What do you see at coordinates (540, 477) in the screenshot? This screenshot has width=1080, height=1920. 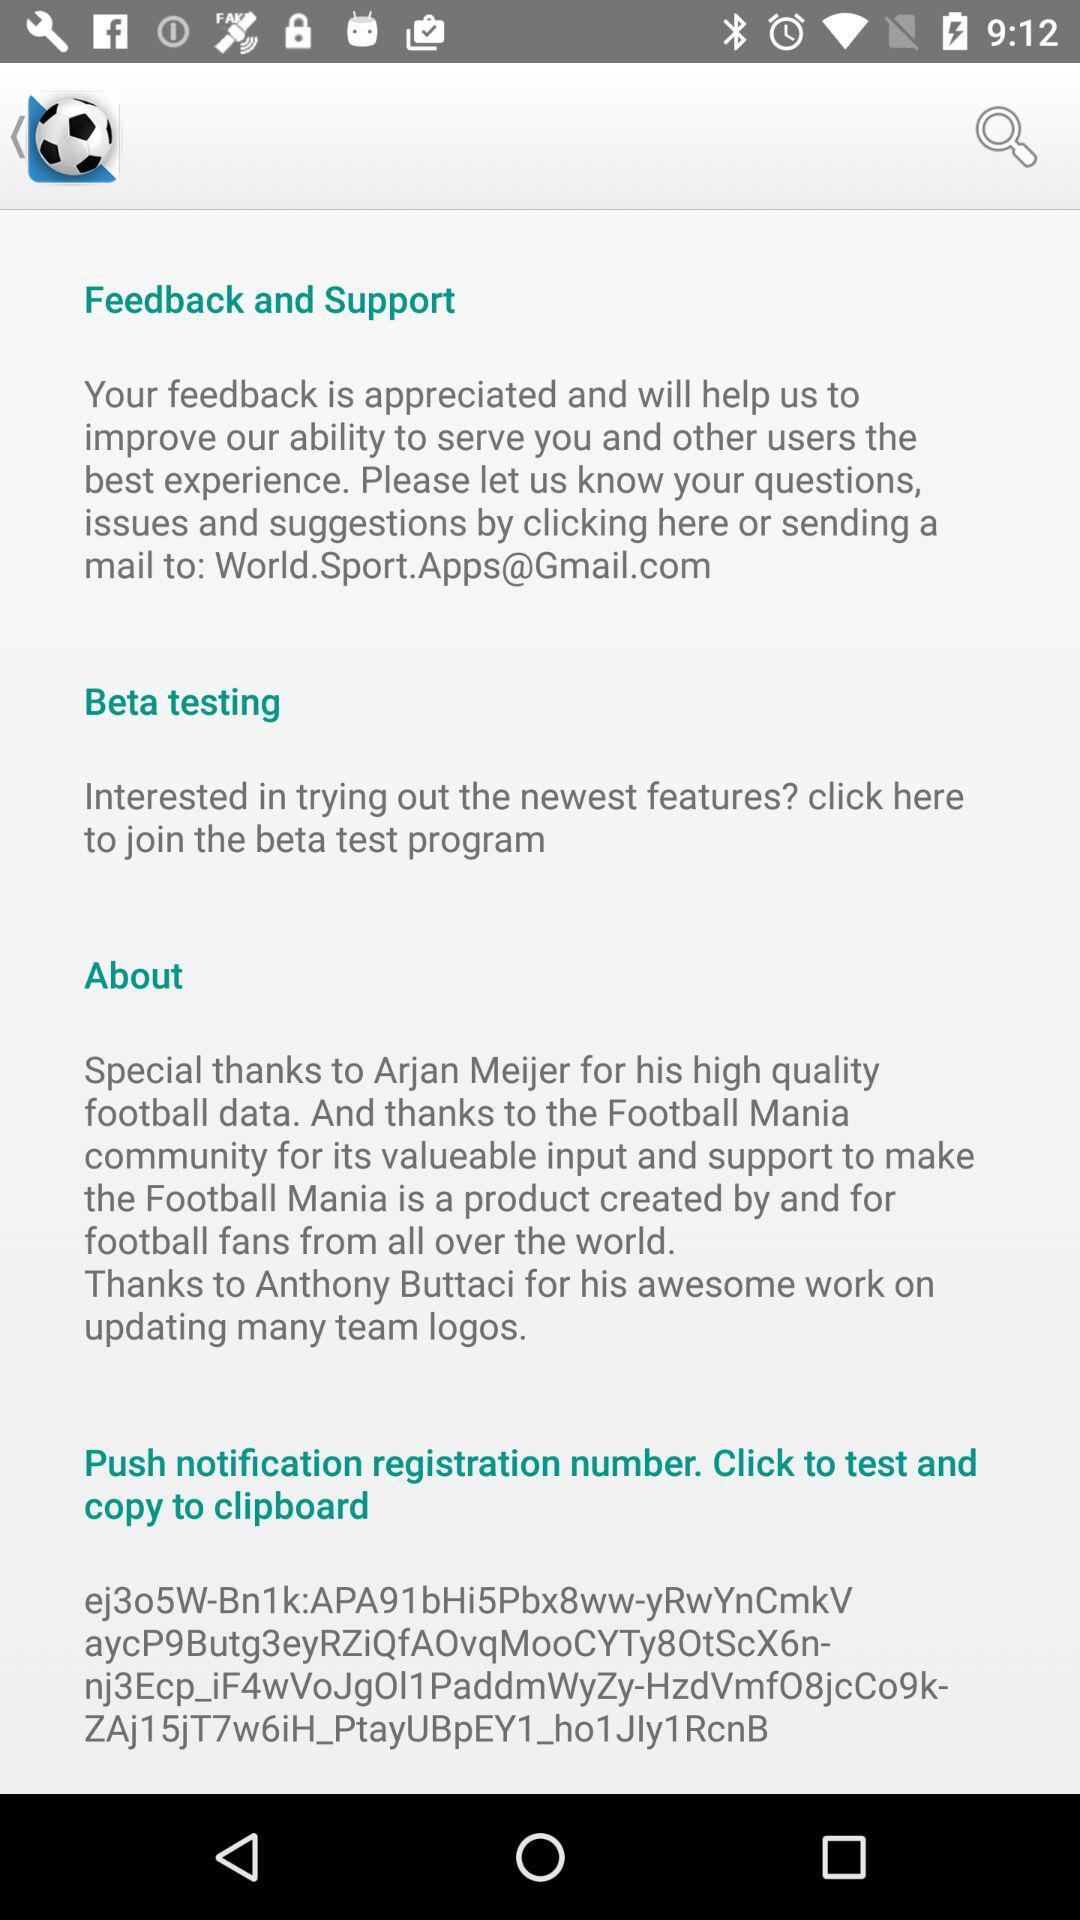 I see `the item above the beta testing` at bounding box center [540, 477].